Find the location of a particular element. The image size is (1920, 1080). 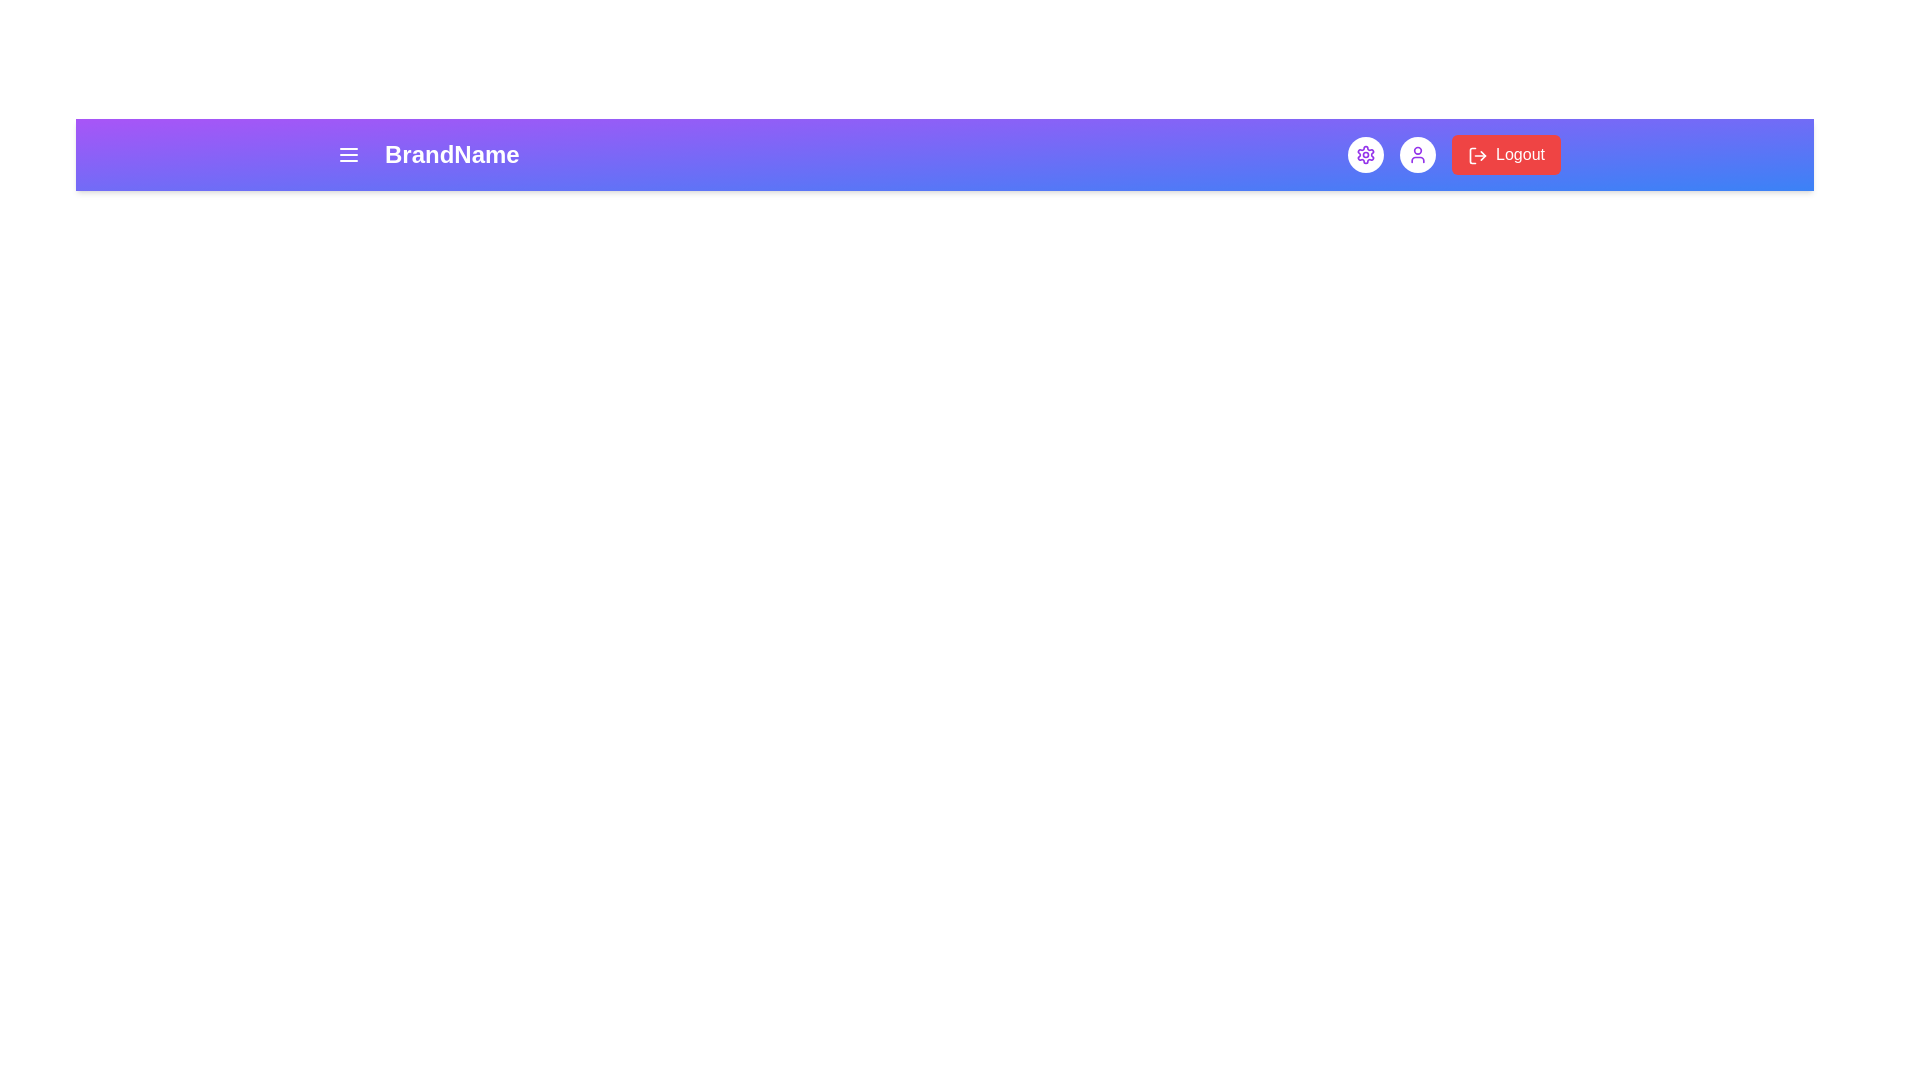

the menu icon to open the menu is located at coordinates (349, 153).